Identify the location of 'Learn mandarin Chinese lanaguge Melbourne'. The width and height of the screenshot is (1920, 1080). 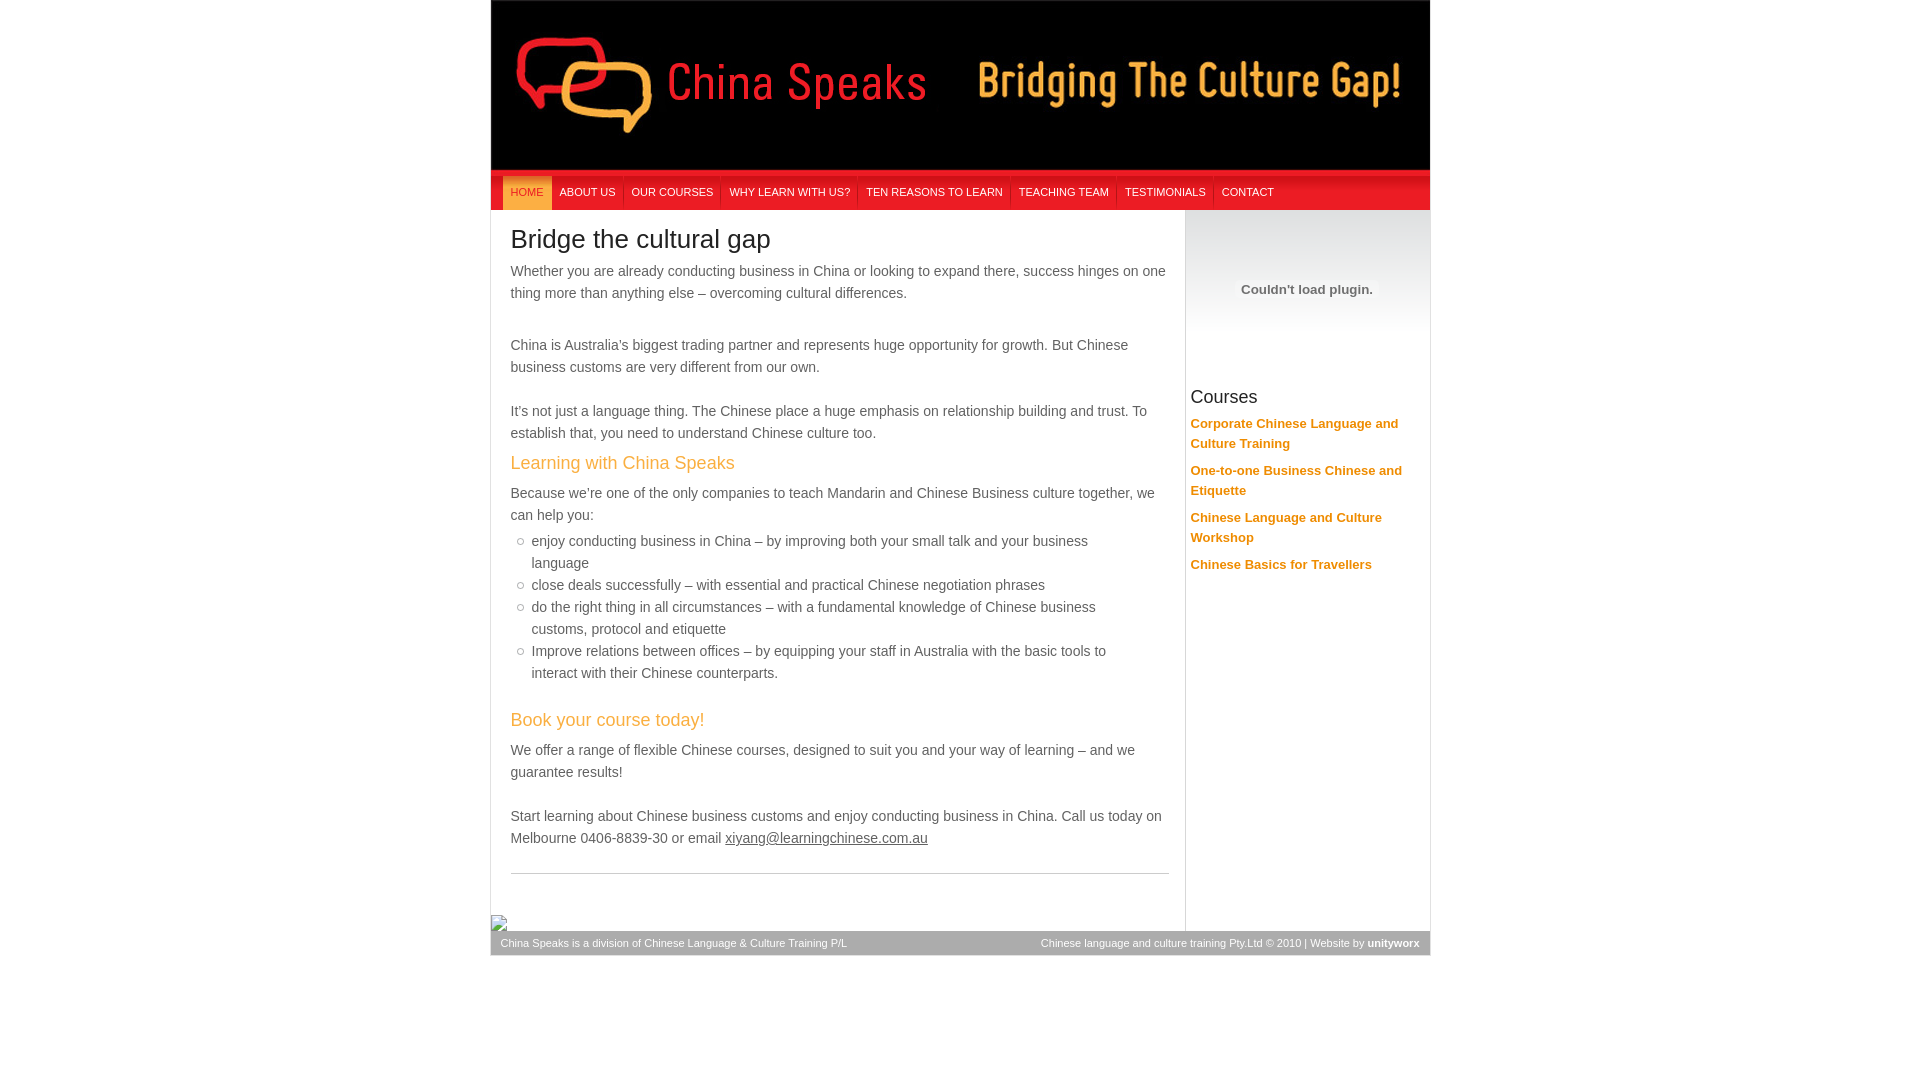
(489, 169).